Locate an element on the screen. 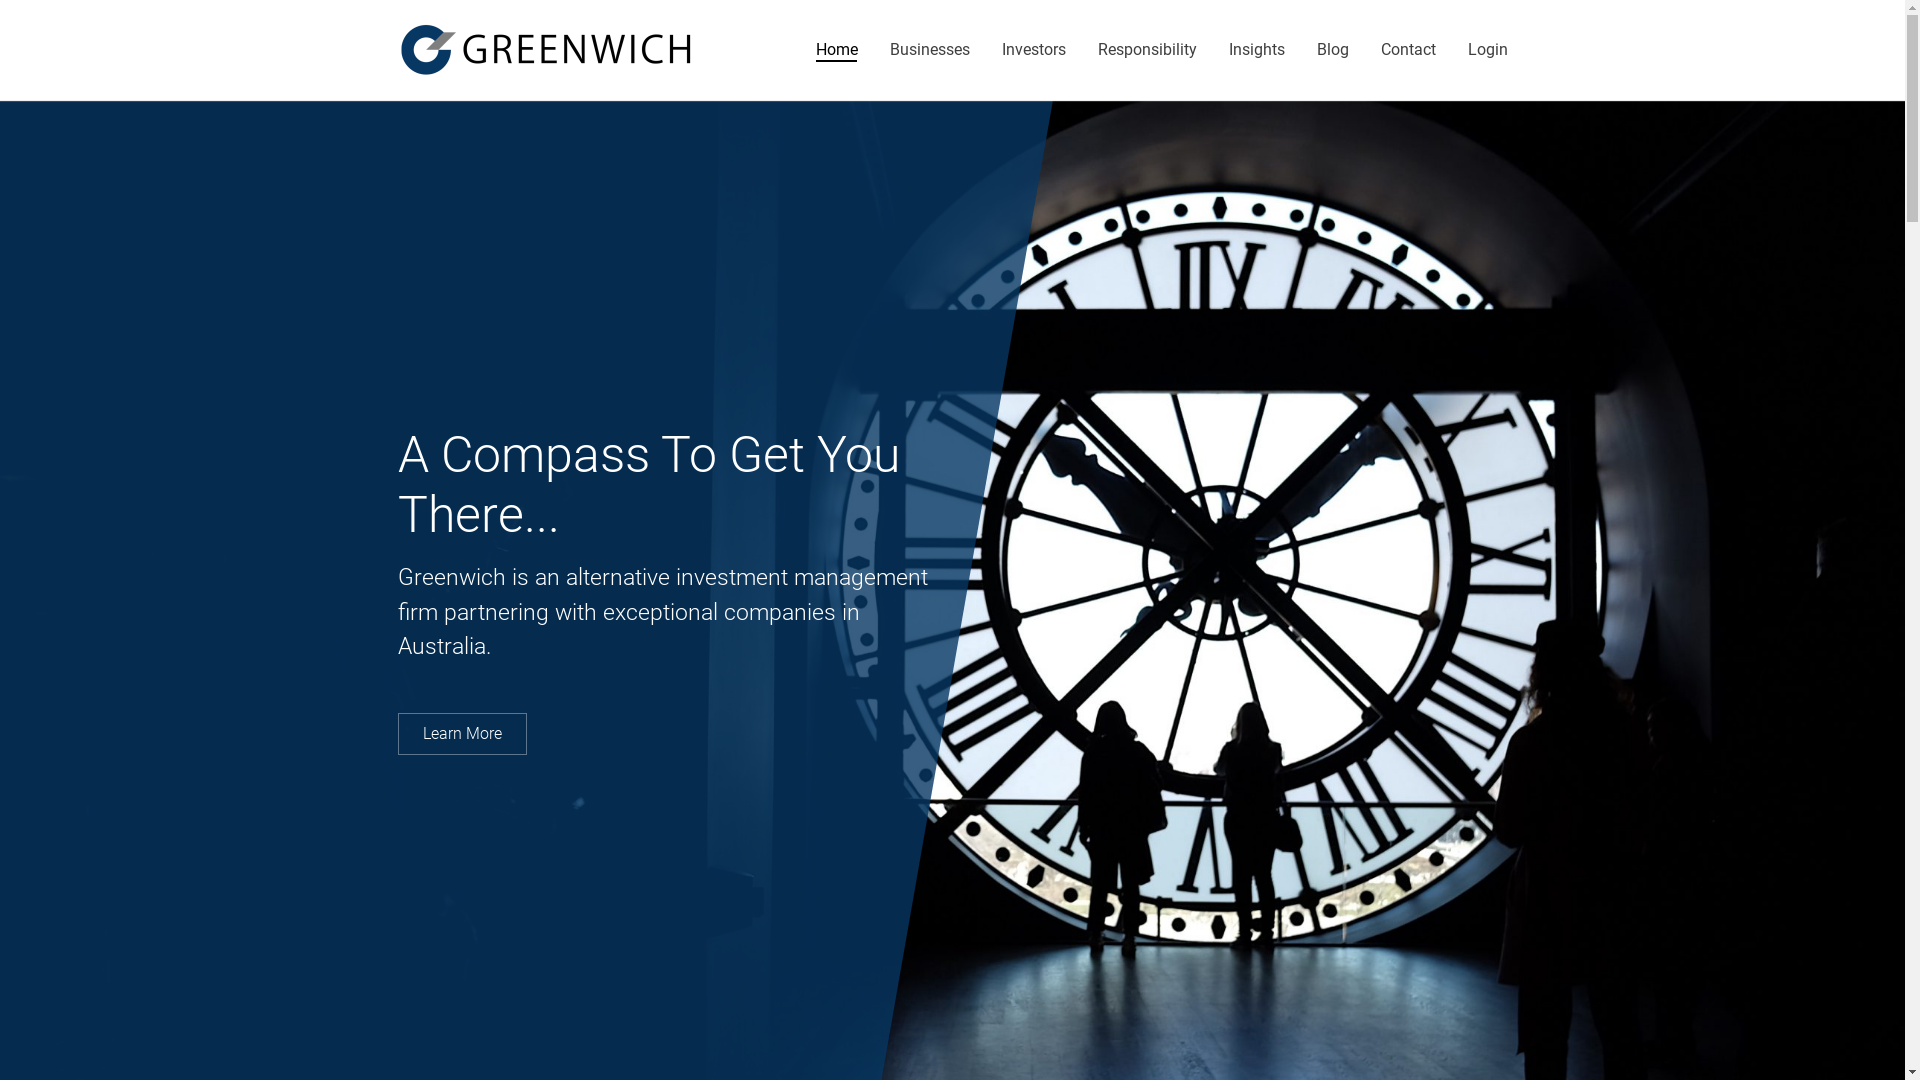  'Investors' is located at coordinates (1033, 49).